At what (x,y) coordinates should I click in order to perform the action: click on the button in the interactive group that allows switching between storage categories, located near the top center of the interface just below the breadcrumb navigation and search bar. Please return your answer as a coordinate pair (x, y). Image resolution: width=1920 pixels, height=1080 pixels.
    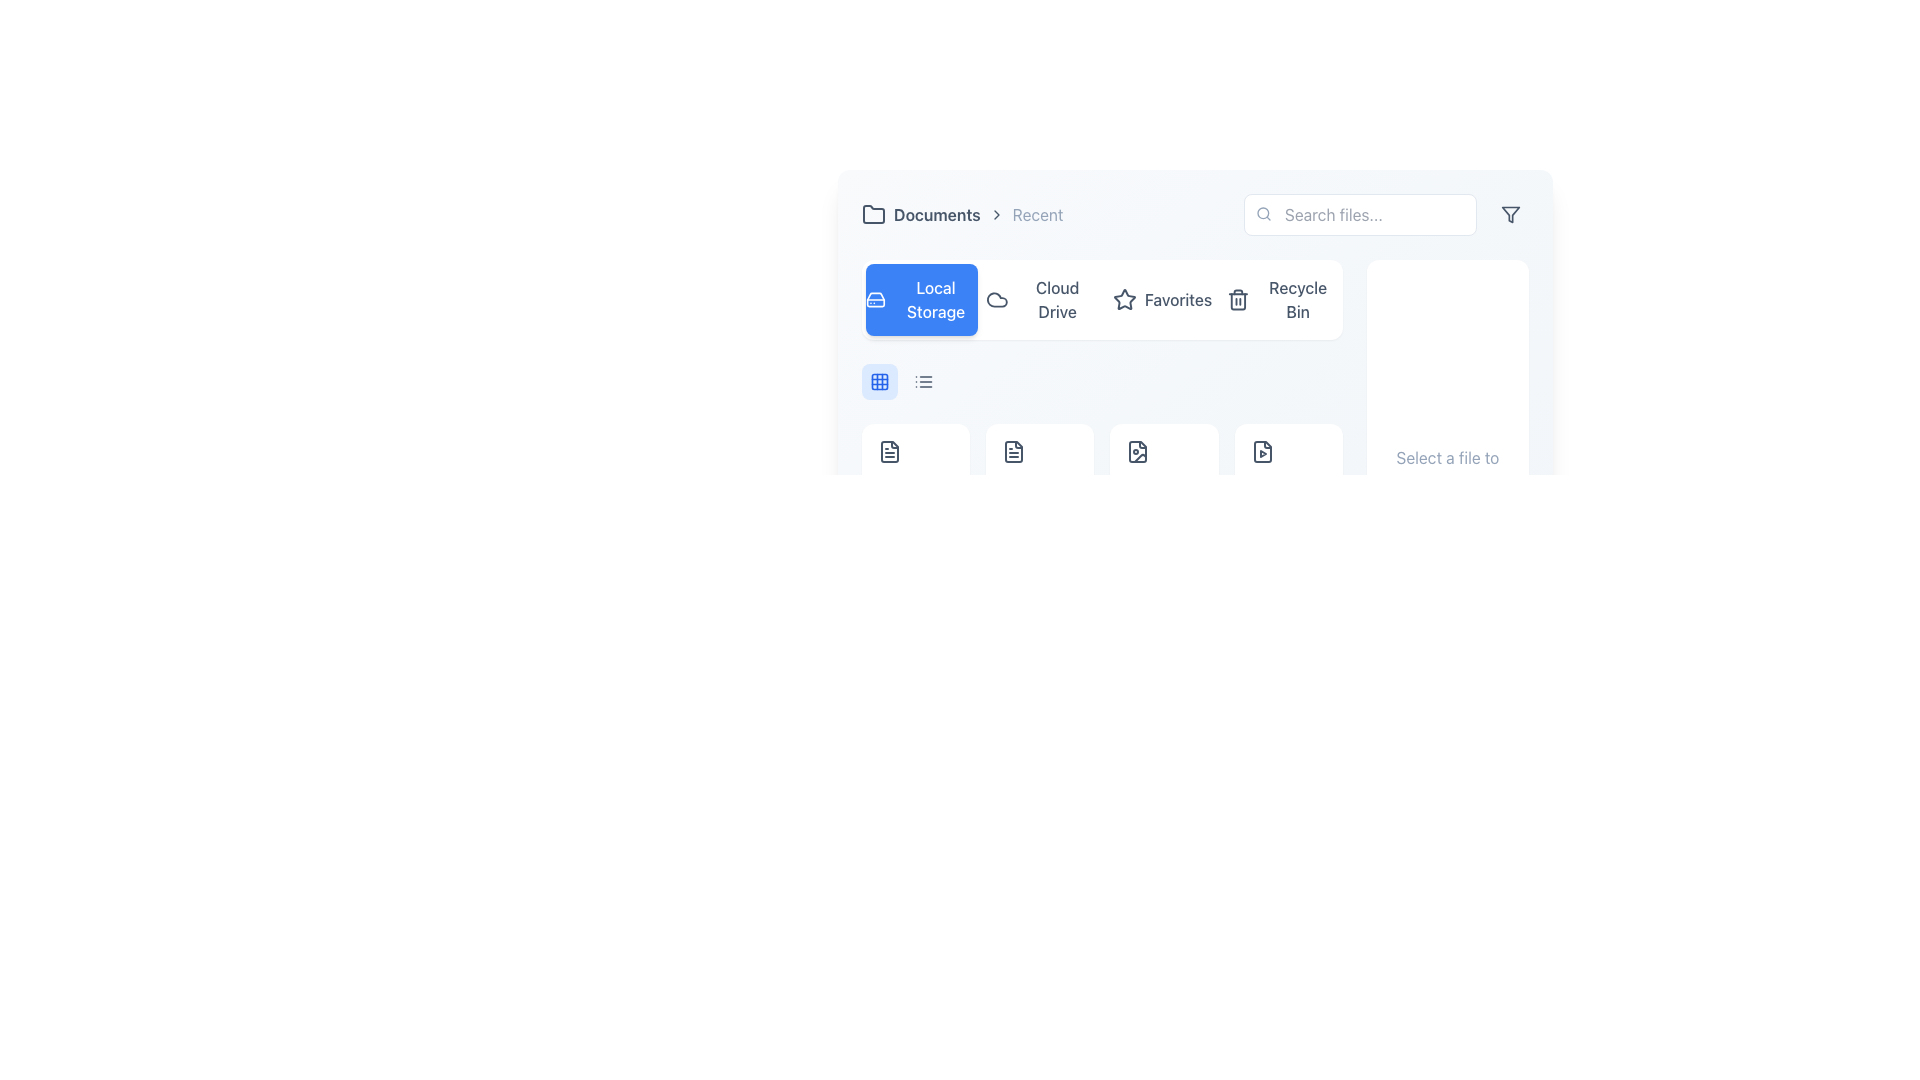
    Looking at the image, I should click on (1101, 300).